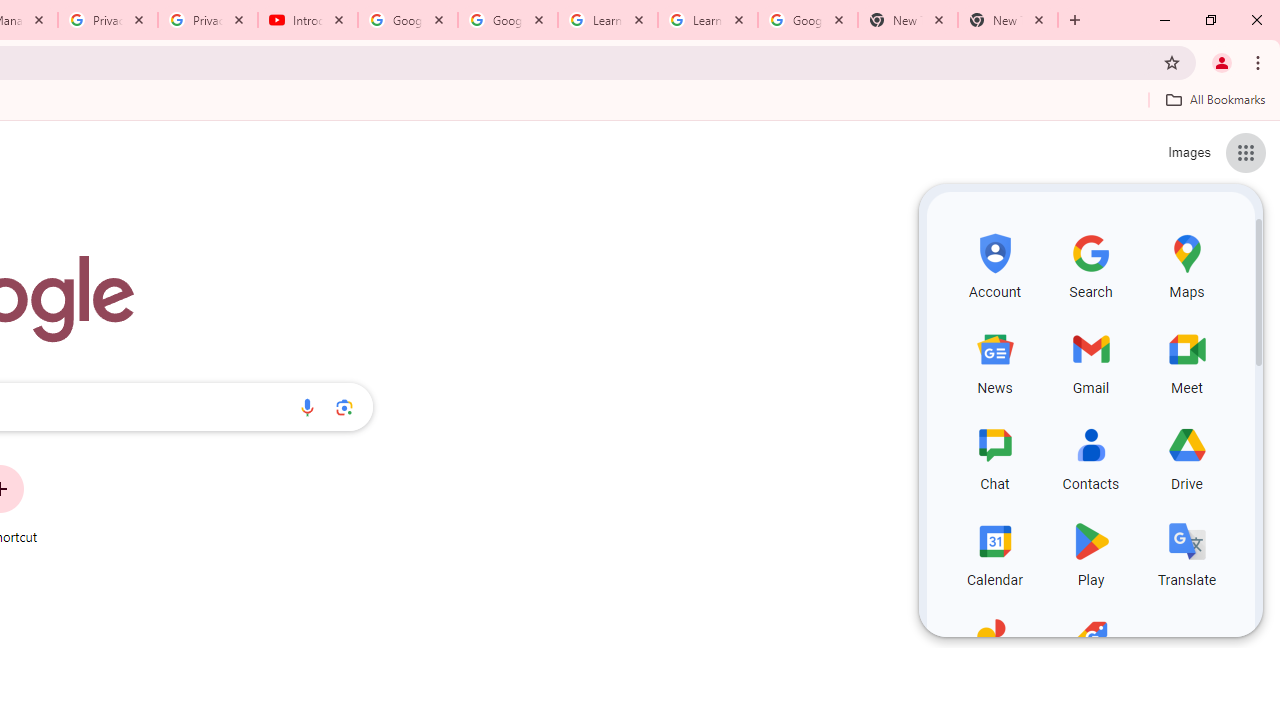  What do you see at coordinates (306, 406) in the screenshot?
I see `'Search by voice'` at bounding box center [306, 406].